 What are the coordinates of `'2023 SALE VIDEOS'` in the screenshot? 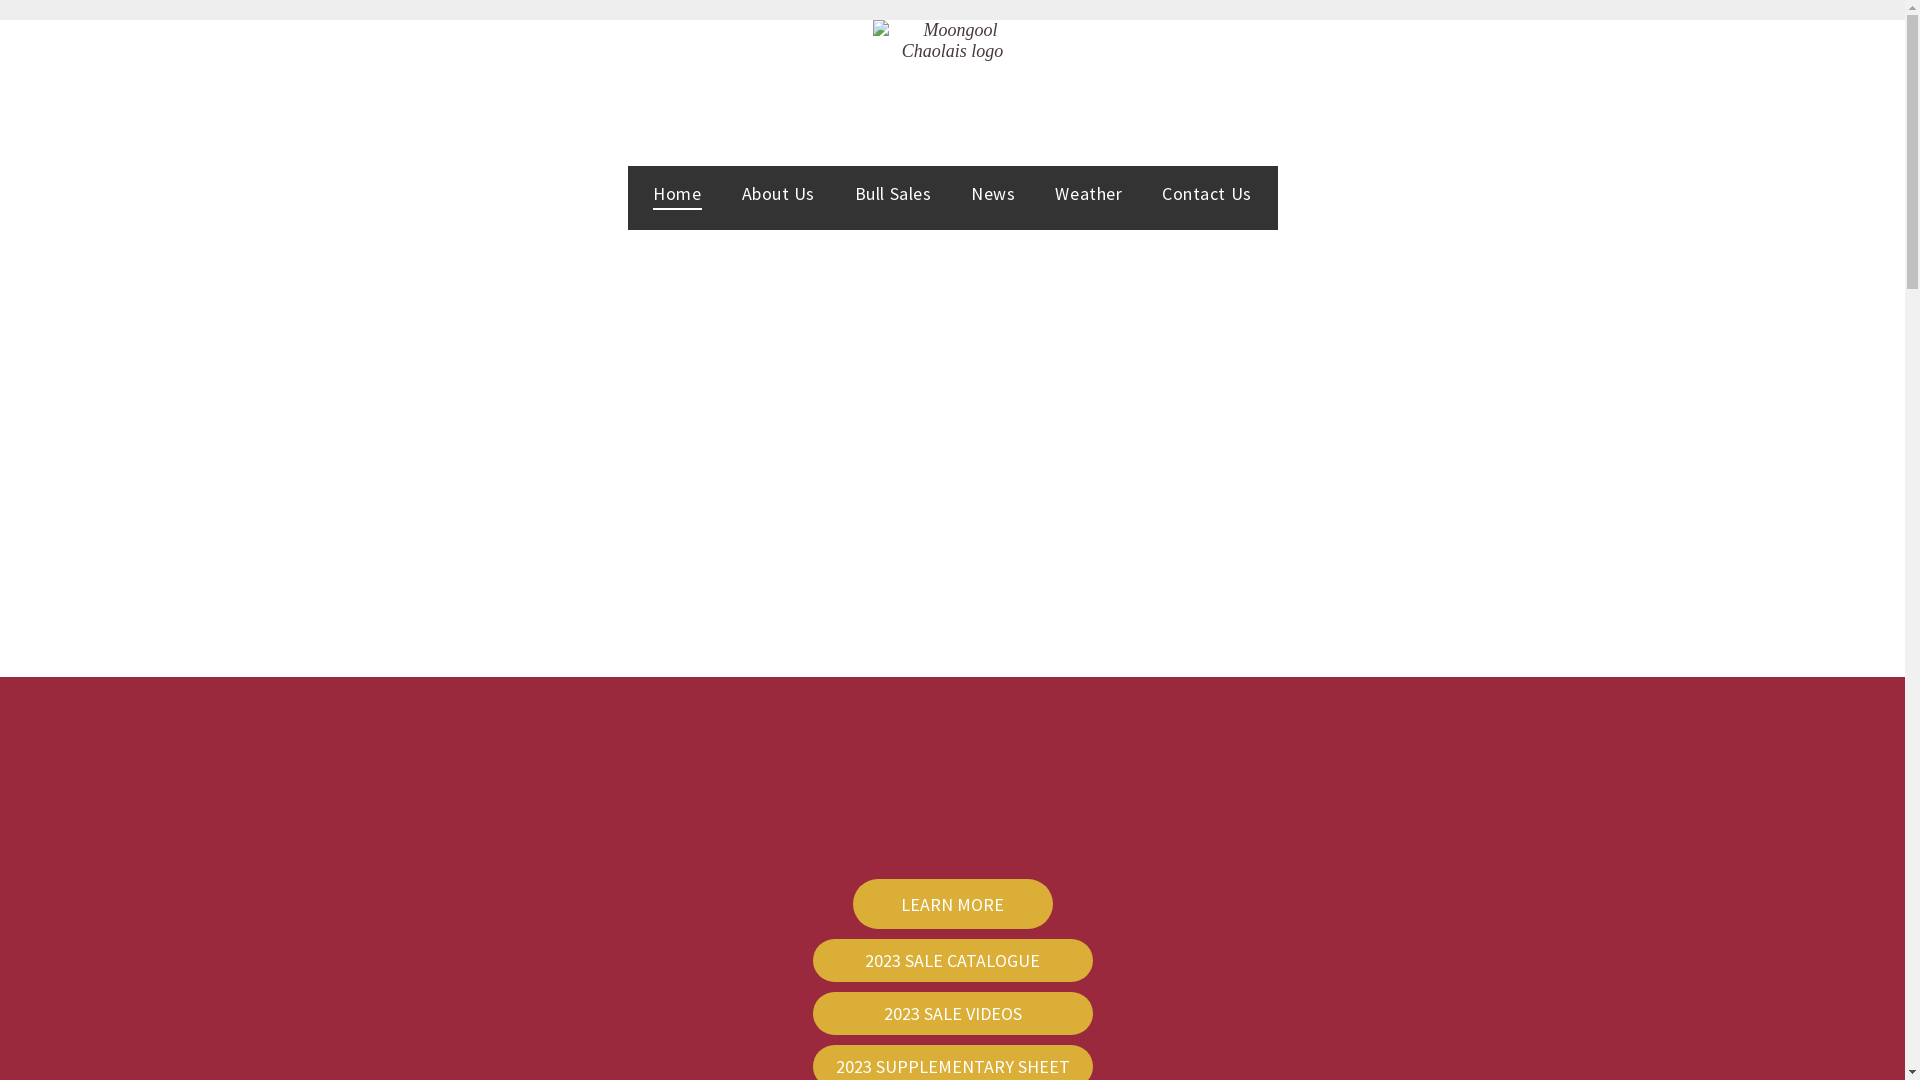 It's located at (950, 1013).